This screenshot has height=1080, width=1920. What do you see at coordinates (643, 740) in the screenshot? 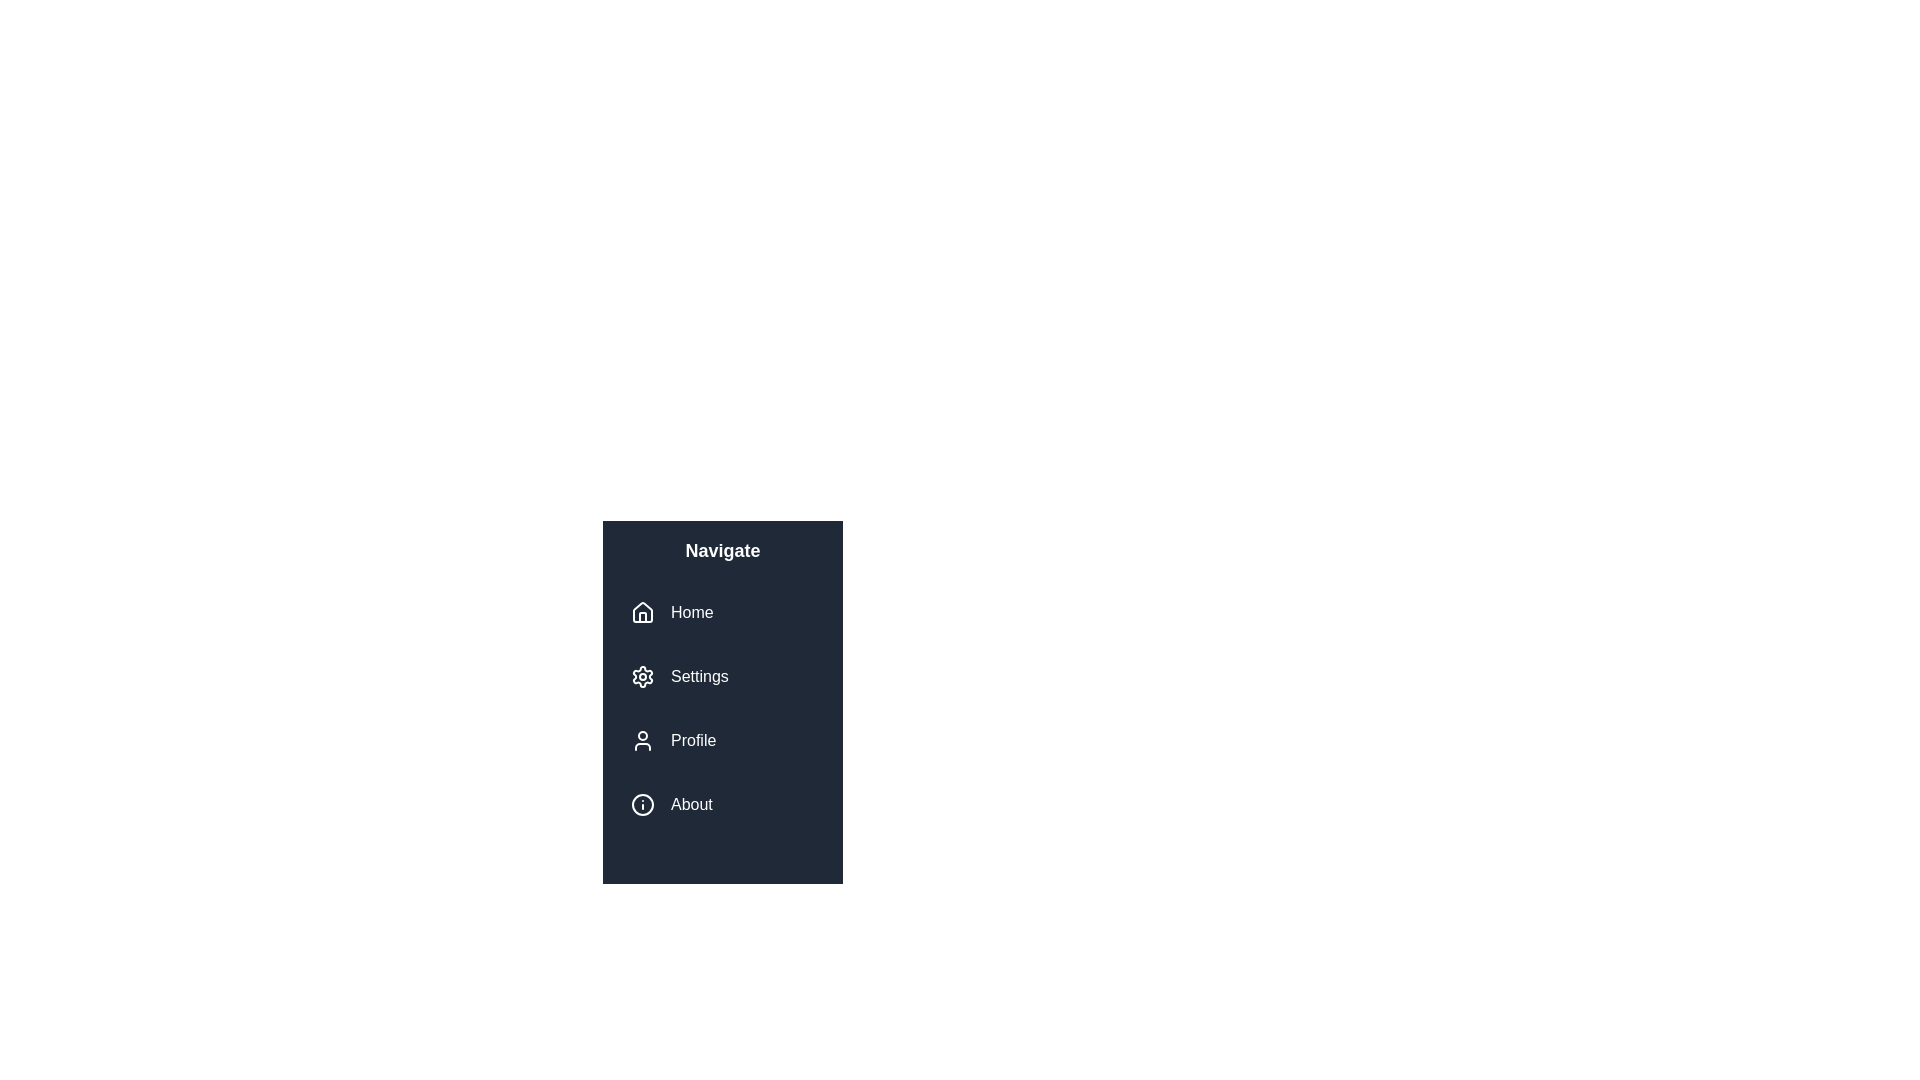
I see `the user profile icon in the navigation menu` at bounding box center [643, 740].